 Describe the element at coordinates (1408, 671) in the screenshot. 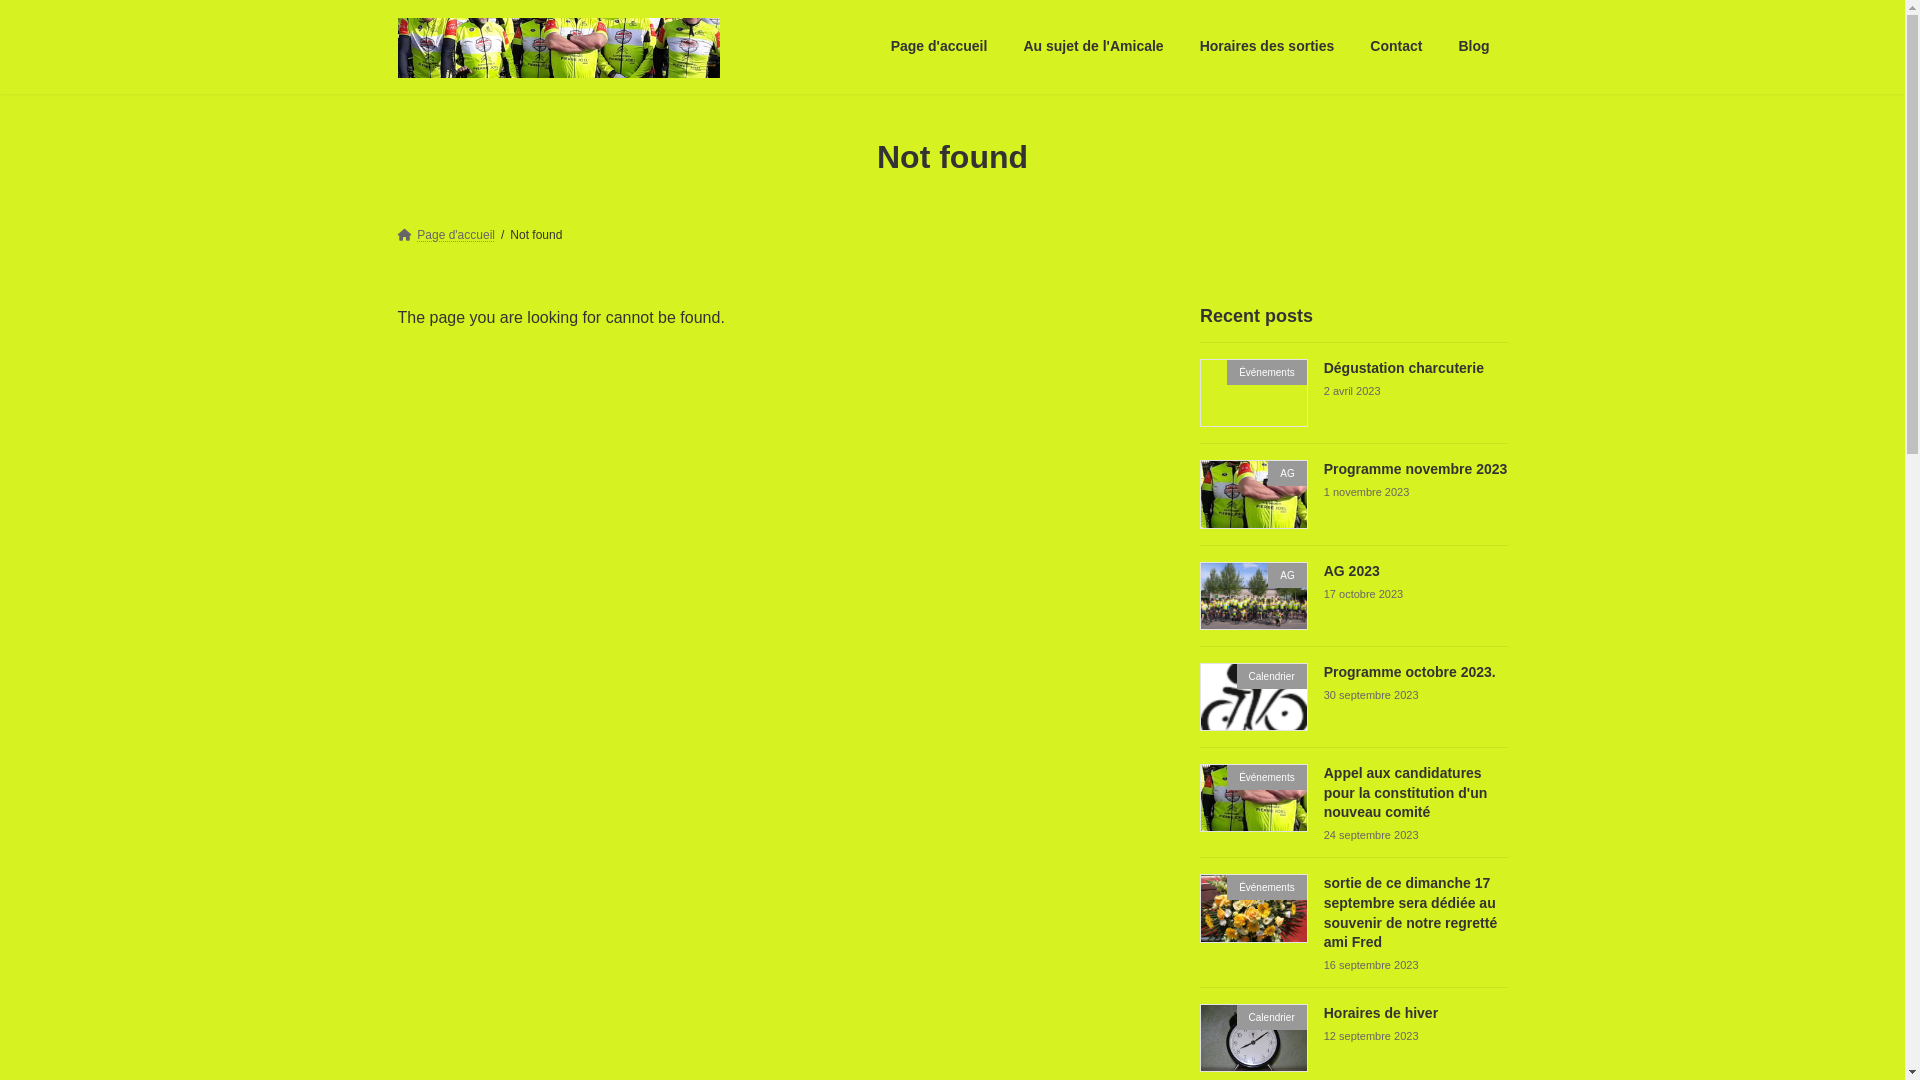

I see `'Programme octobre 2023.'` at that location.